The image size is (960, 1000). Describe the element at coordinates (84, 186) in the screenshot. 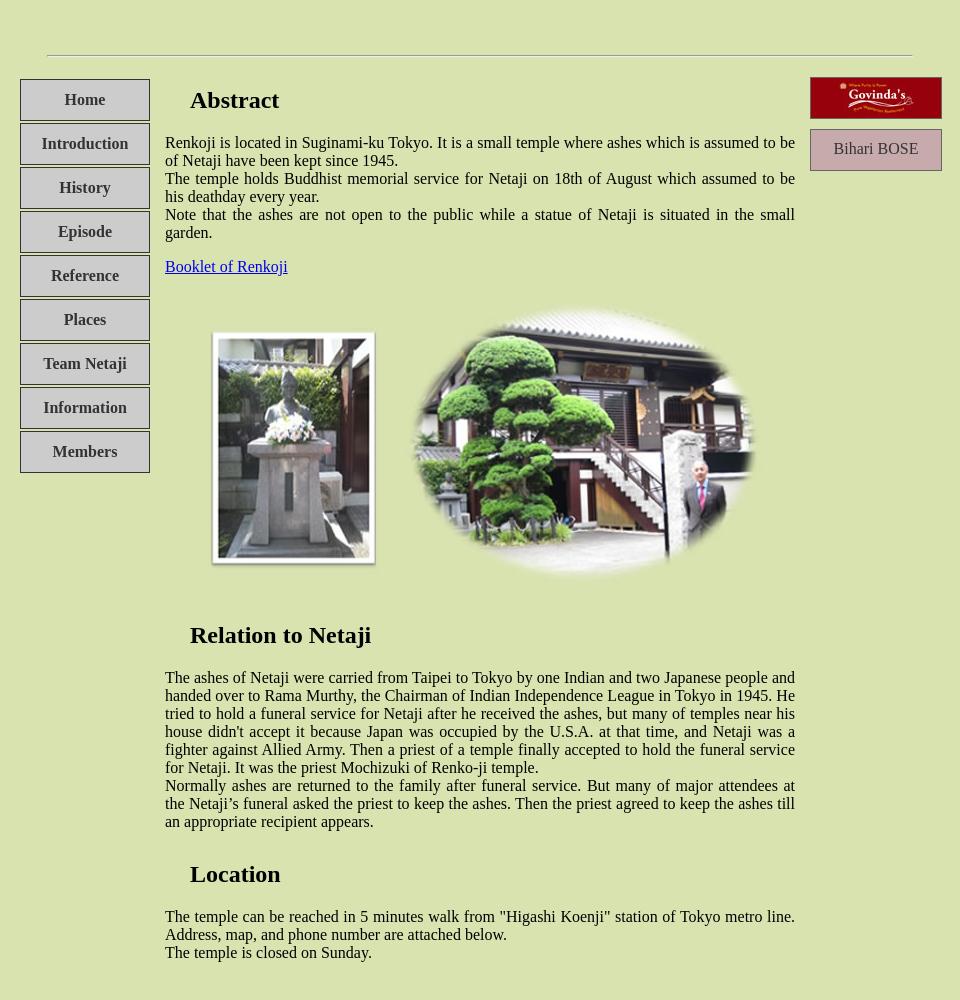

I see `'History'` at that location.